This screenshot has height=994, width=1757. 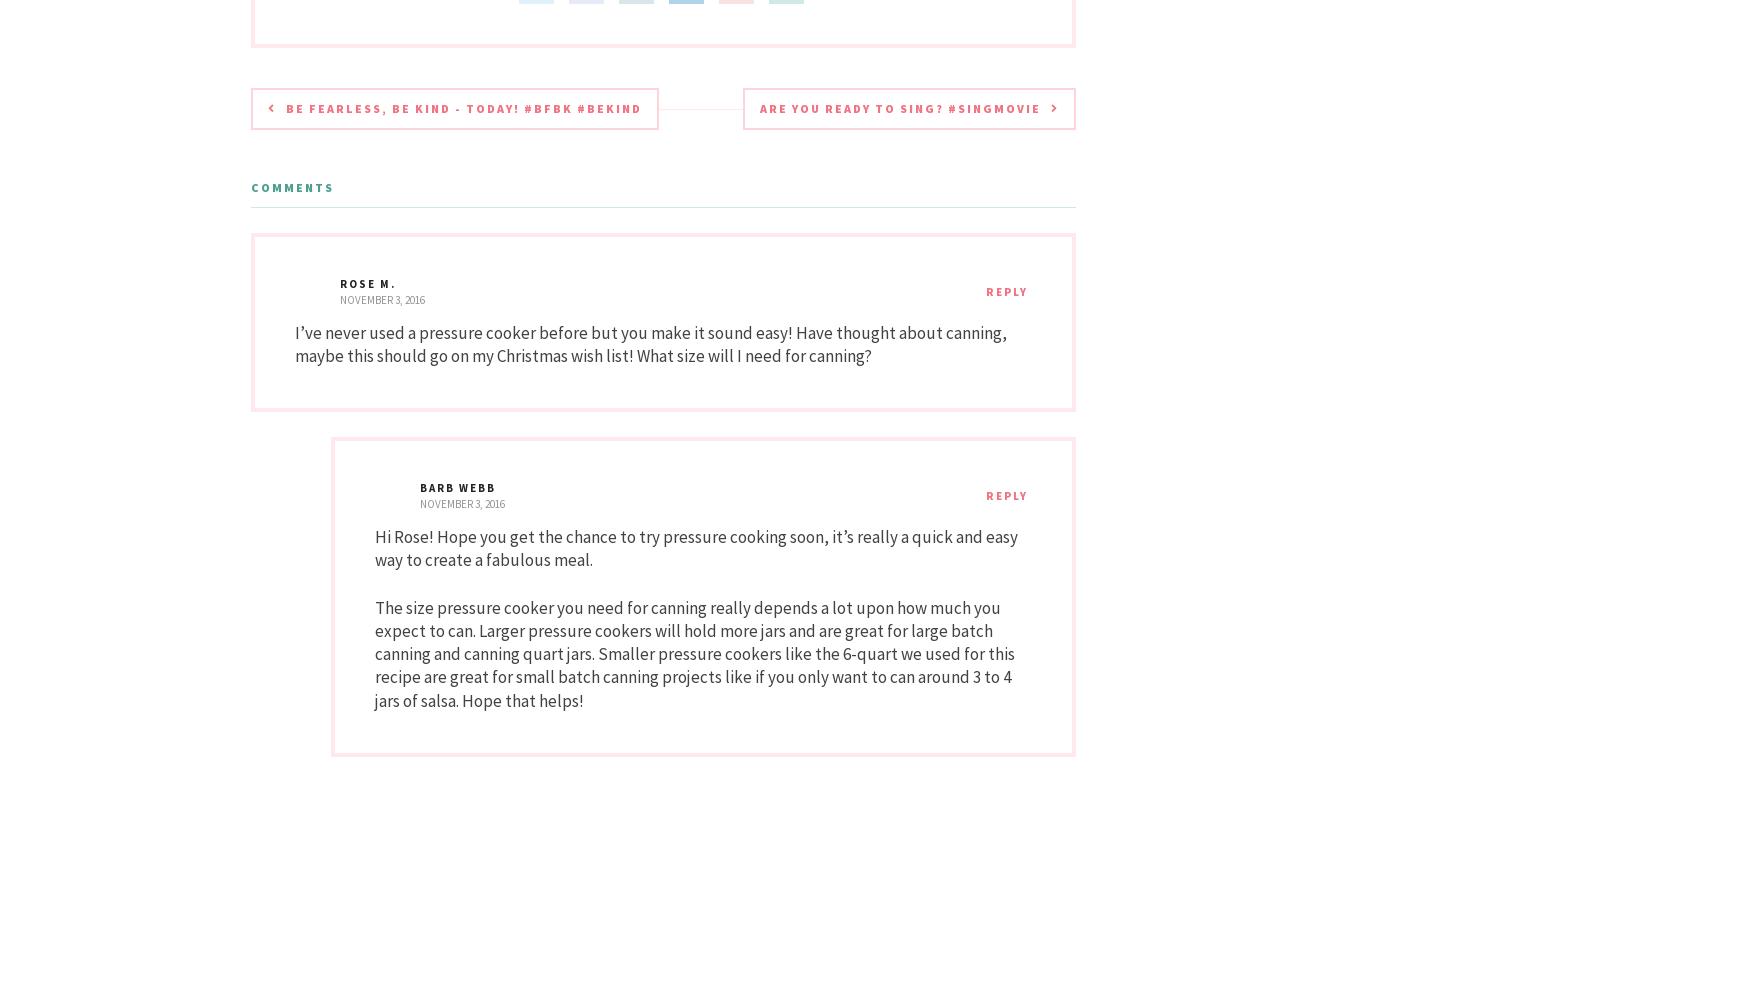 I want to click on 'Are You Ready to SING? #SingMovie', so click(x=899, y=107).